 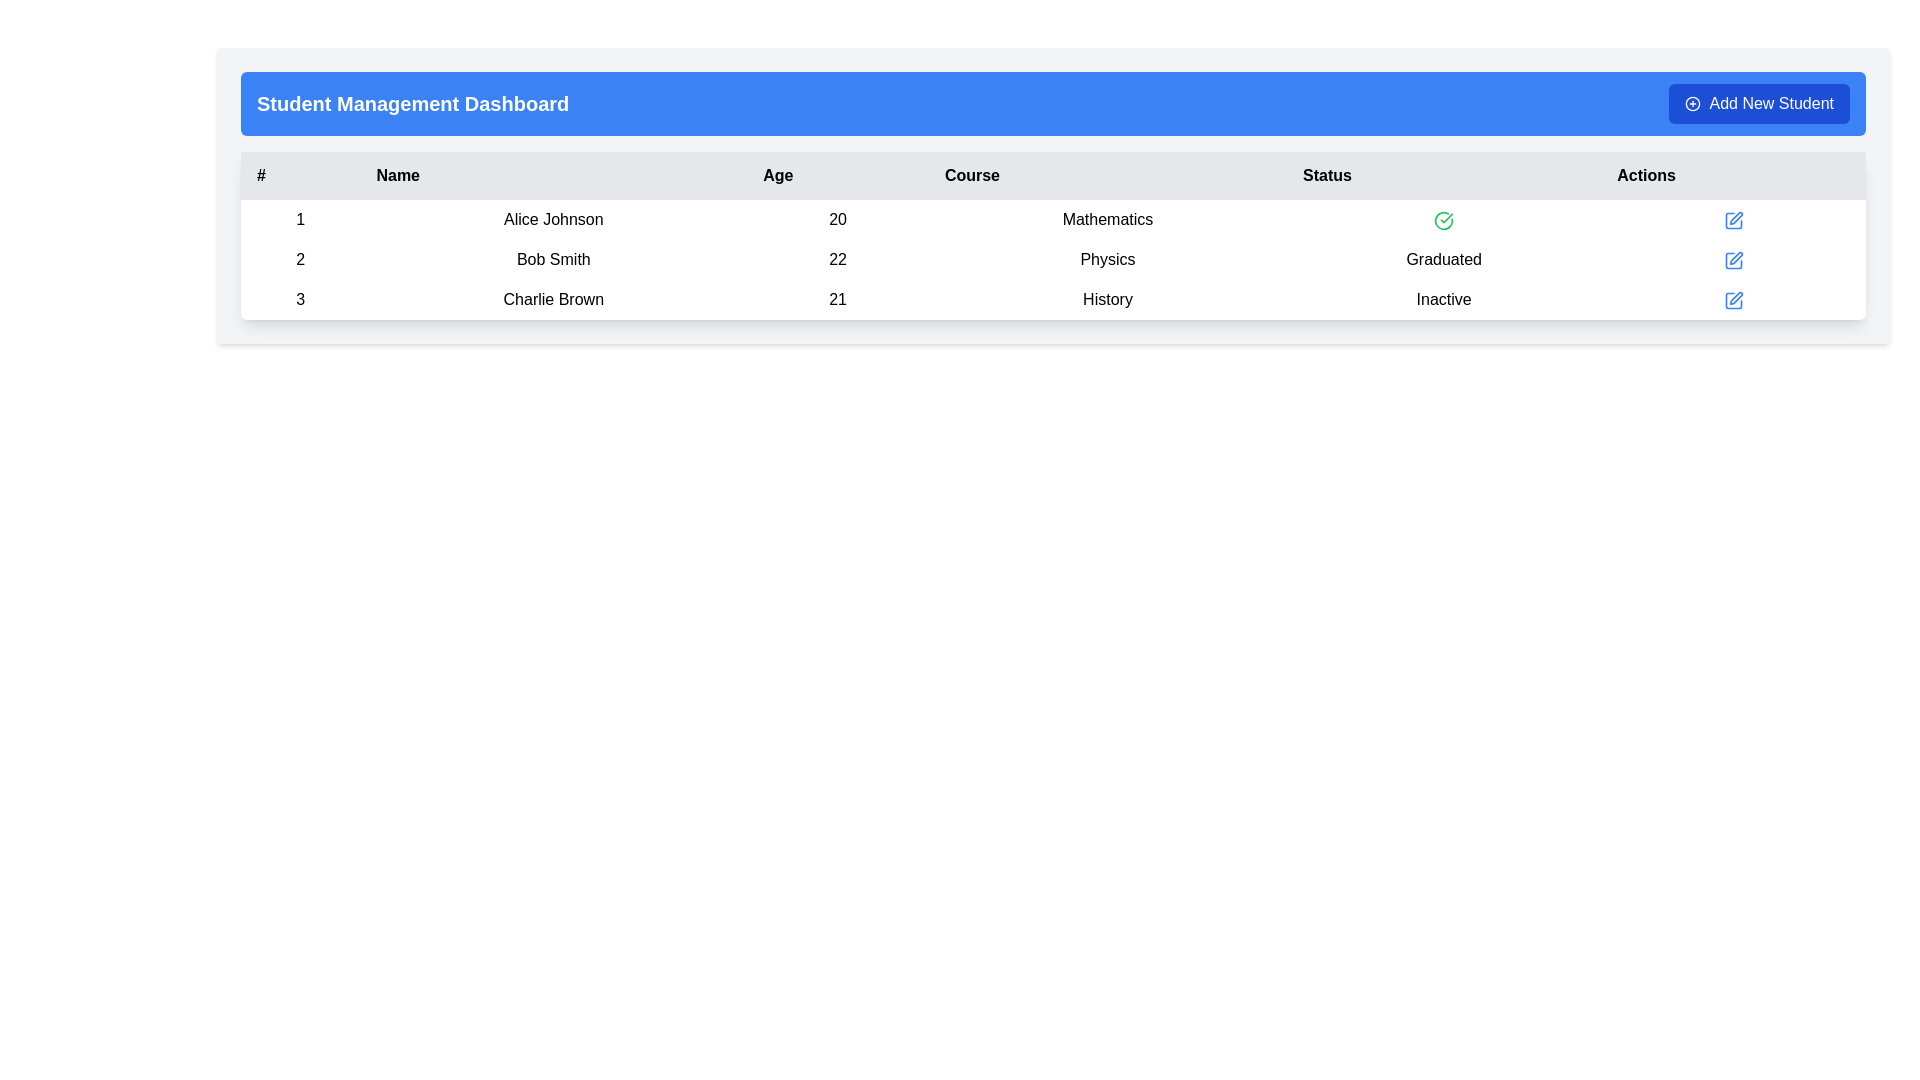 What do you see at coordinates (1444, 220) in the screenshot?
I see `the green circular icon with a checkmark located in the 'Status' column of the first row in the data table` at bounding box center [1444, 220].